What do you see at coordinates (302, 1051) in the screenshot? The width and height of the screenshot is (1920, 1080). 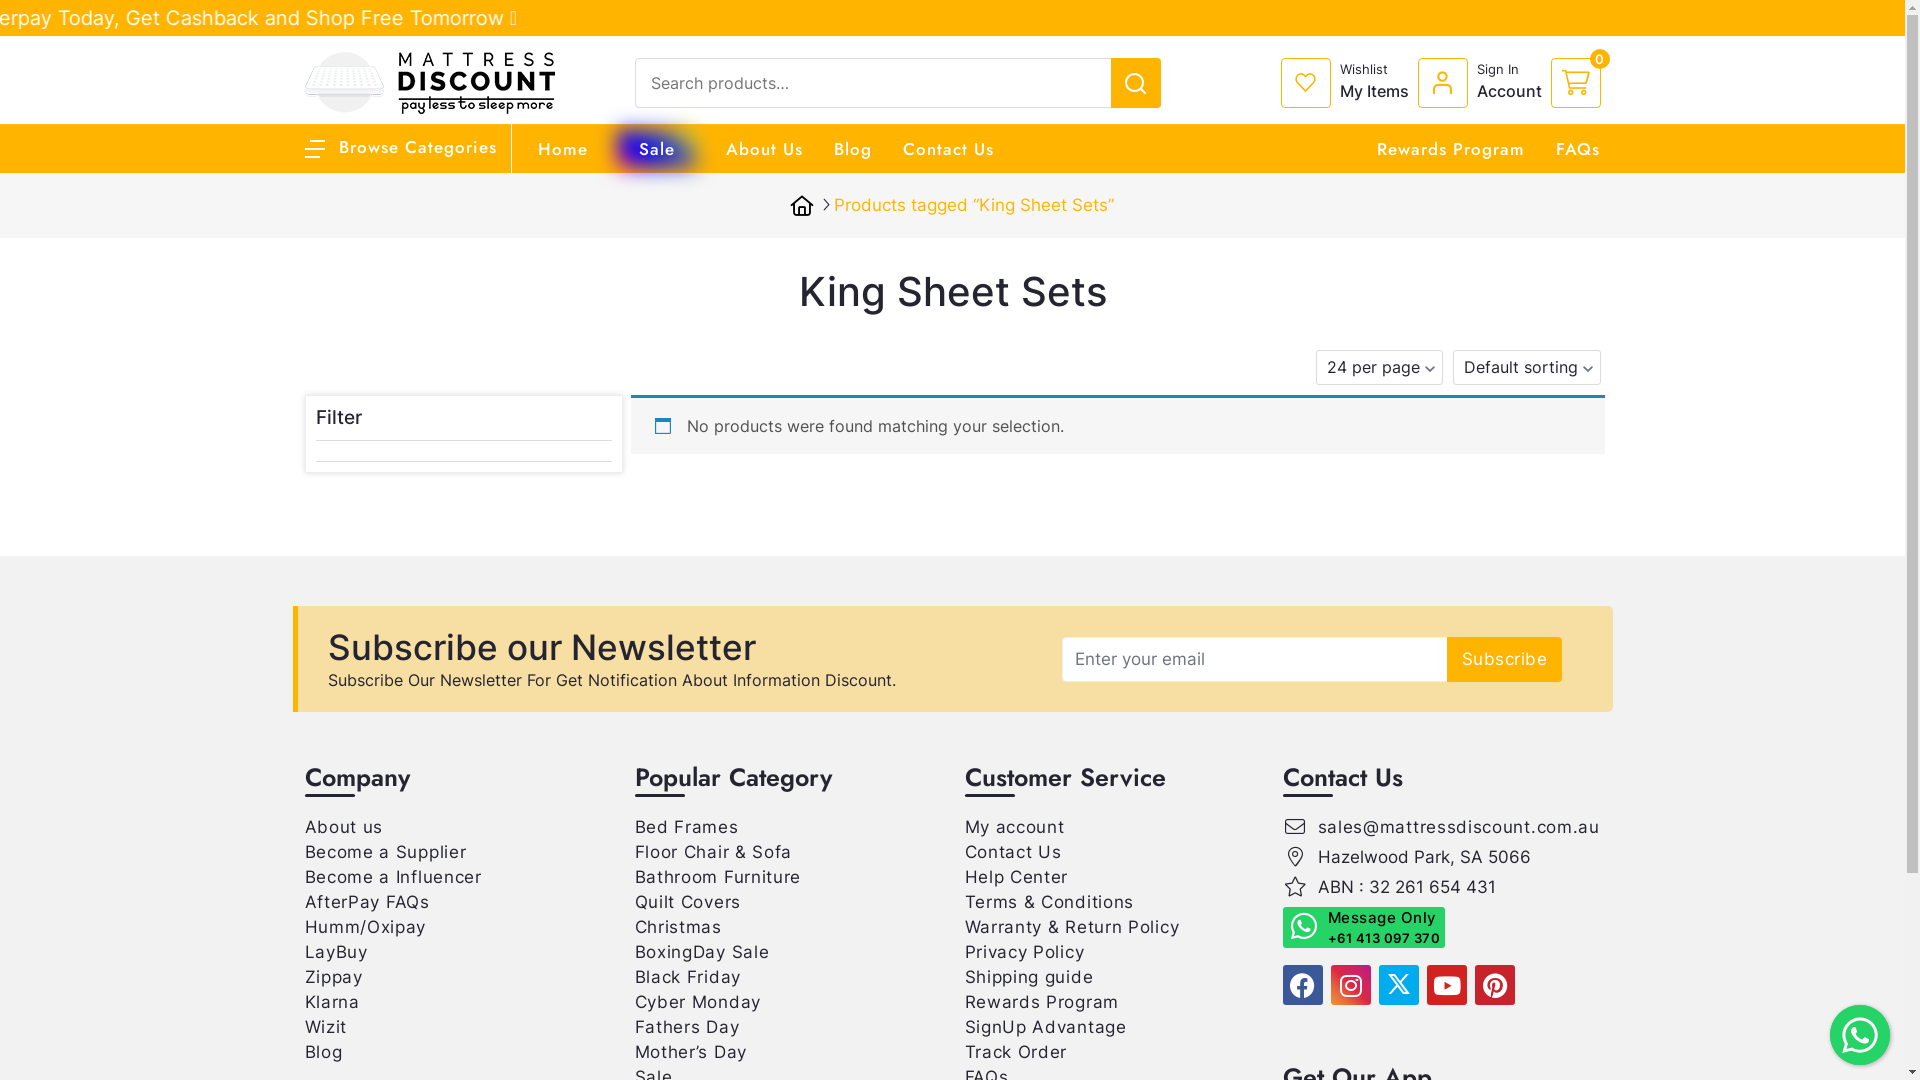 I see `'Blog'` at bounding box center [302, 1051].